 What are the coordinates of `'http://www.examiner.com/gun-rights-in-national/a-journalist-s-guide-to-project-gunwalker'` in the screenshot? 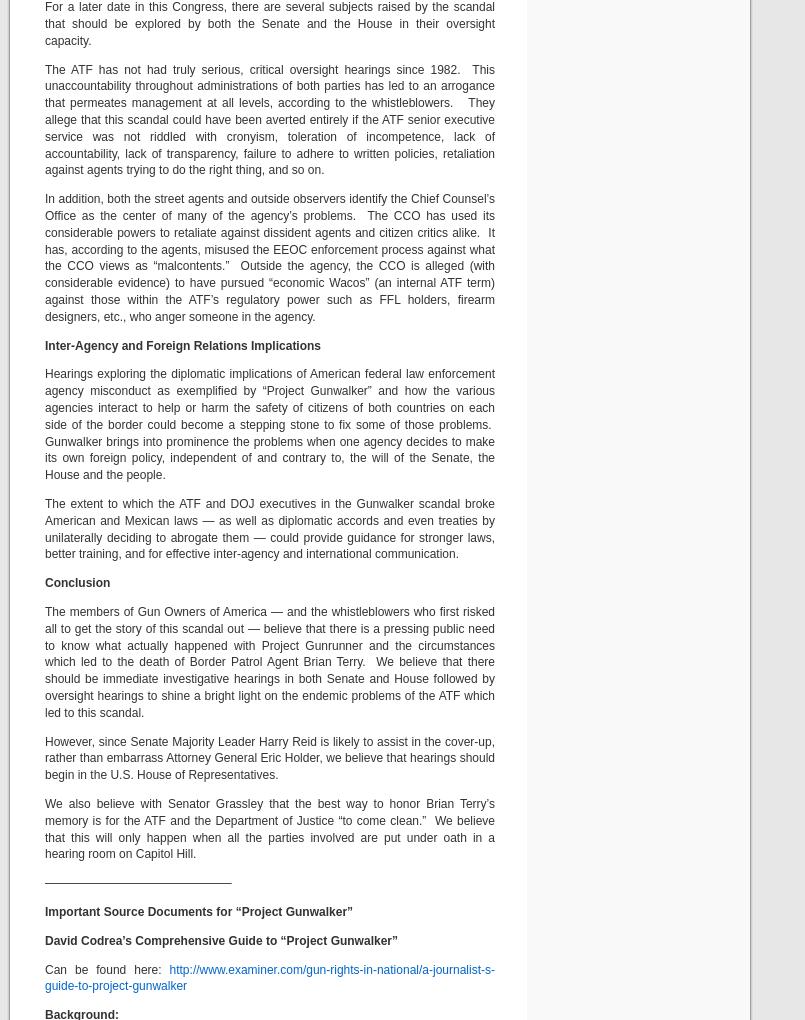 It's located at (269, 976).